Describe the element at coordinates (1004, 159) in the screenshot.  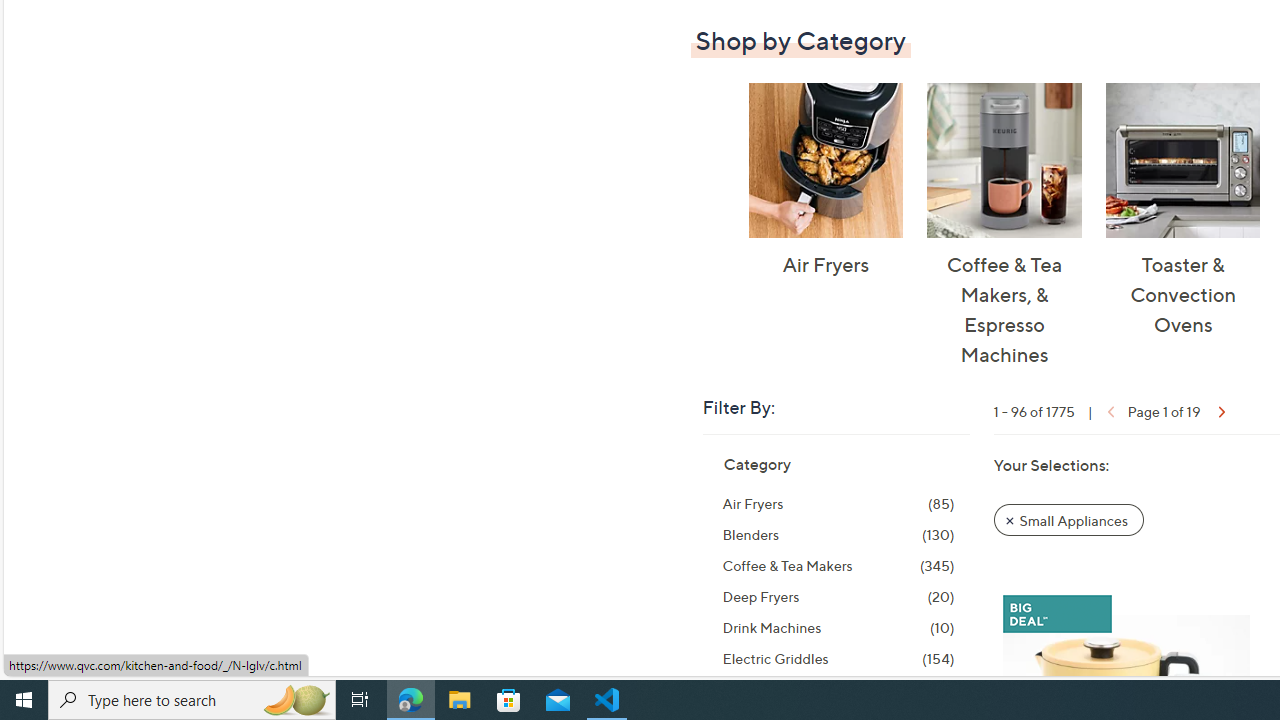
I see `'Coffee & Tea Makers, & Espresso Machines'` at that location.